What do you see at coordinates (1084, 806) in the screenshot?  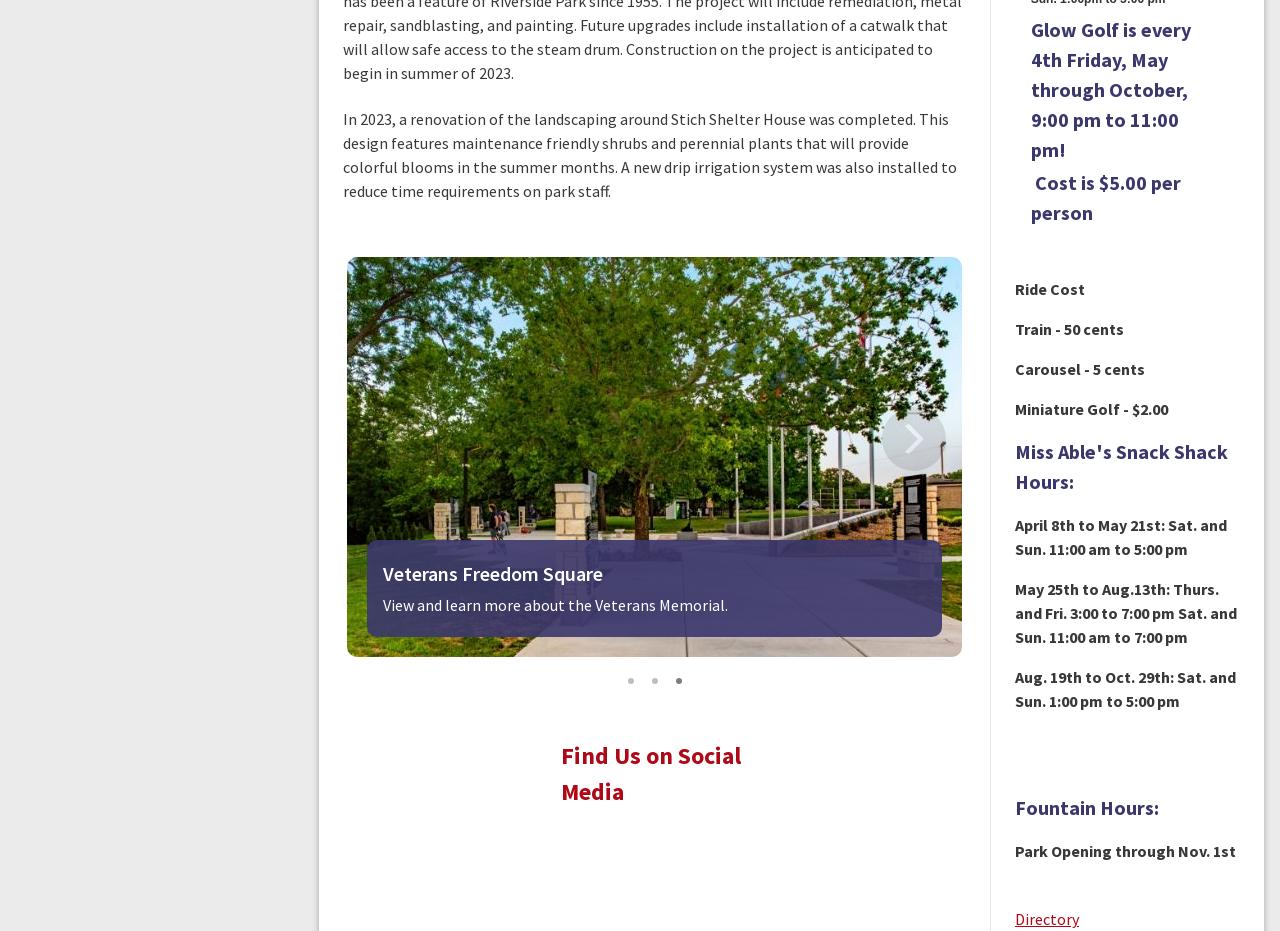 I see `'Fountain Hours:'` at bounding box center [1084, 806].